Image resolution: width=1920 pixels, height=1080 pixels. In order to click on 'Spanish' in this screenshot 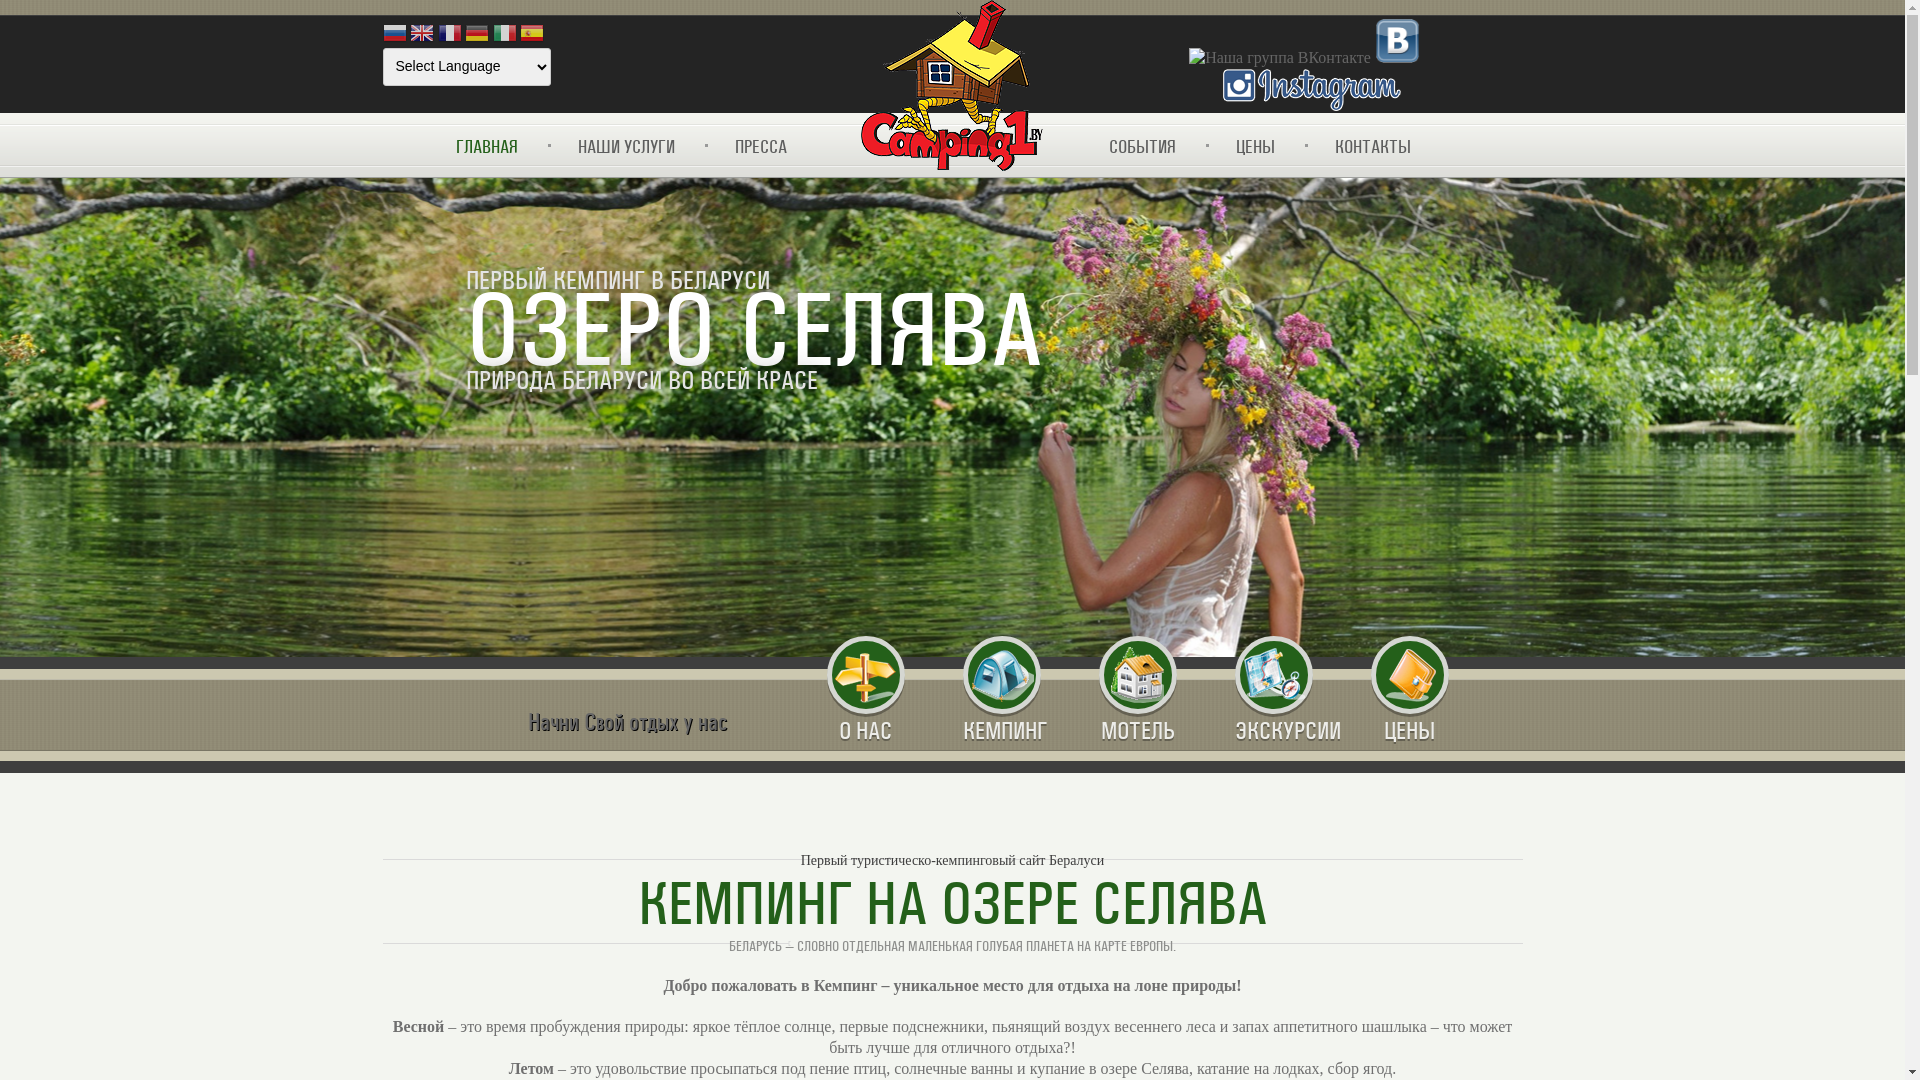, I will do `click(532, 34)`.